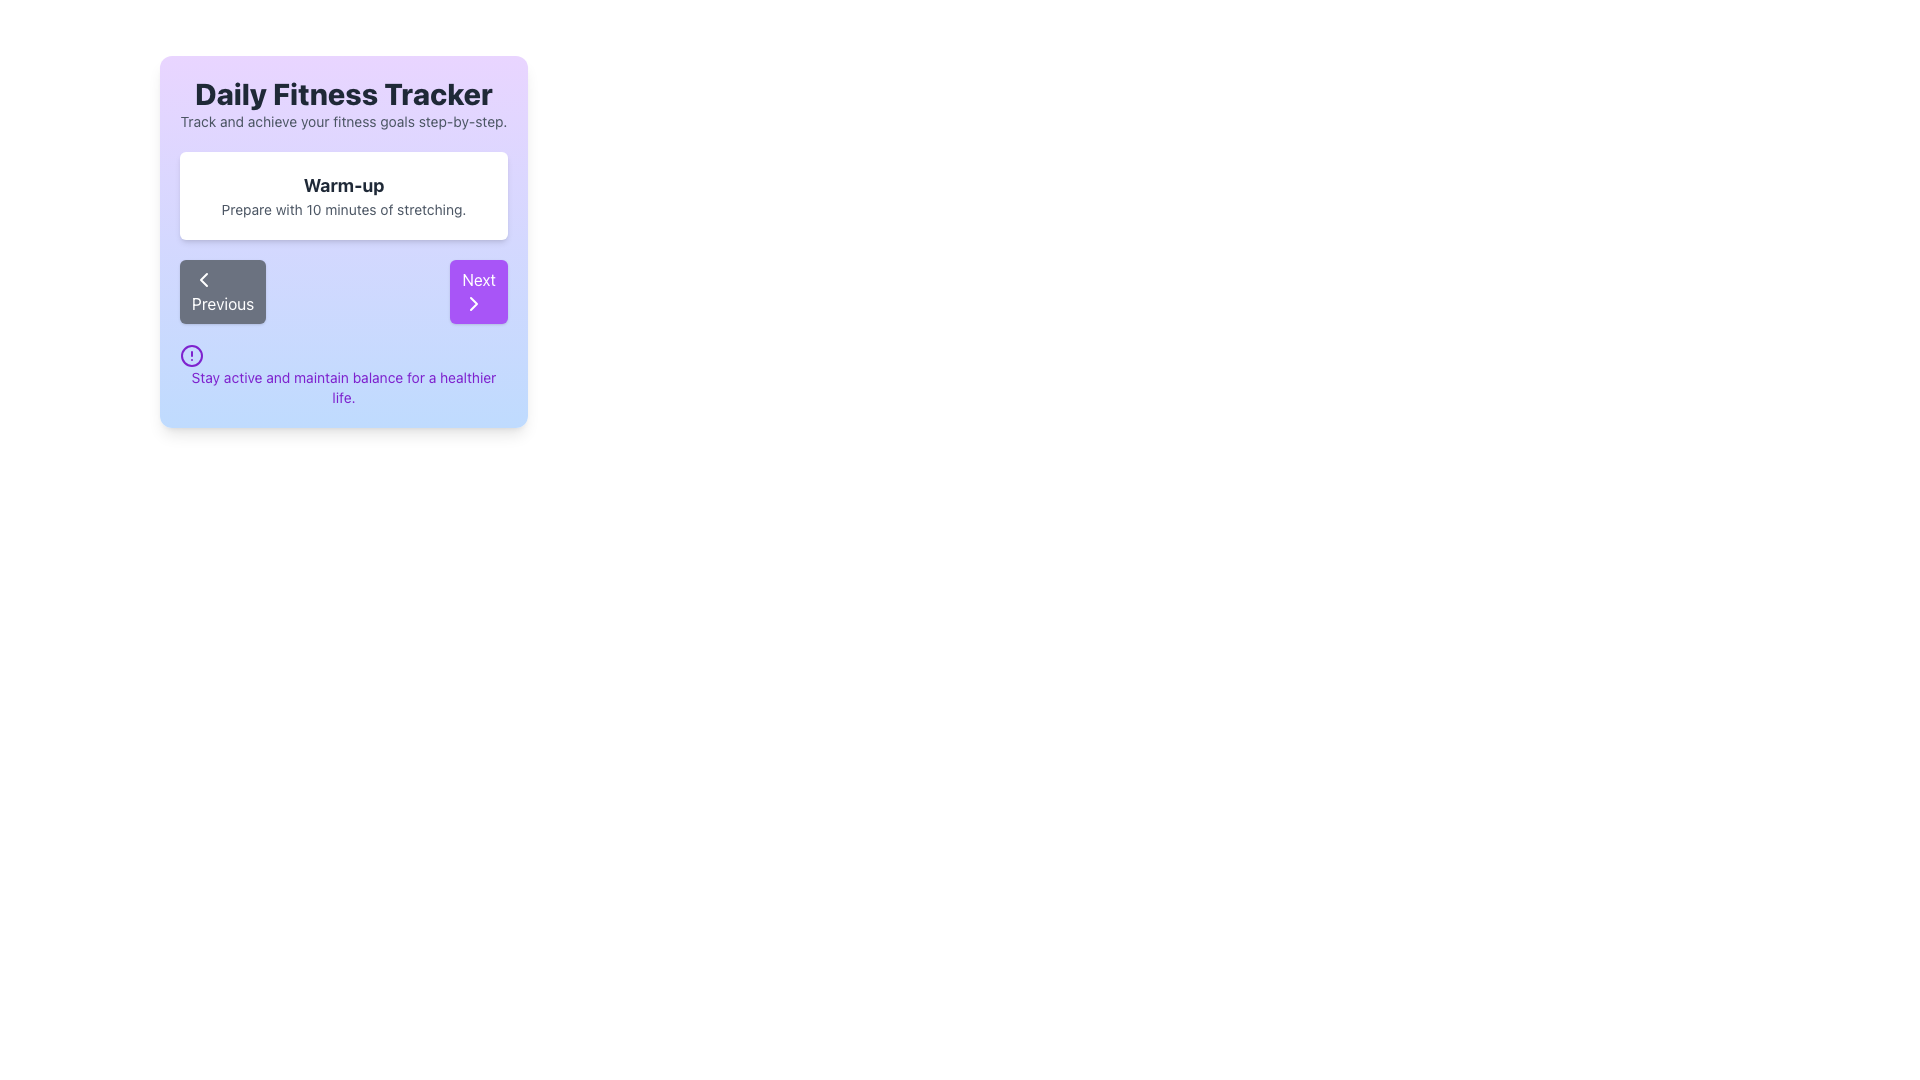 This screenshot has height=1080, width=1920. I want to click on the 'Previous' button, which contains a left-pointing arrow graphic, so click(203, 280).